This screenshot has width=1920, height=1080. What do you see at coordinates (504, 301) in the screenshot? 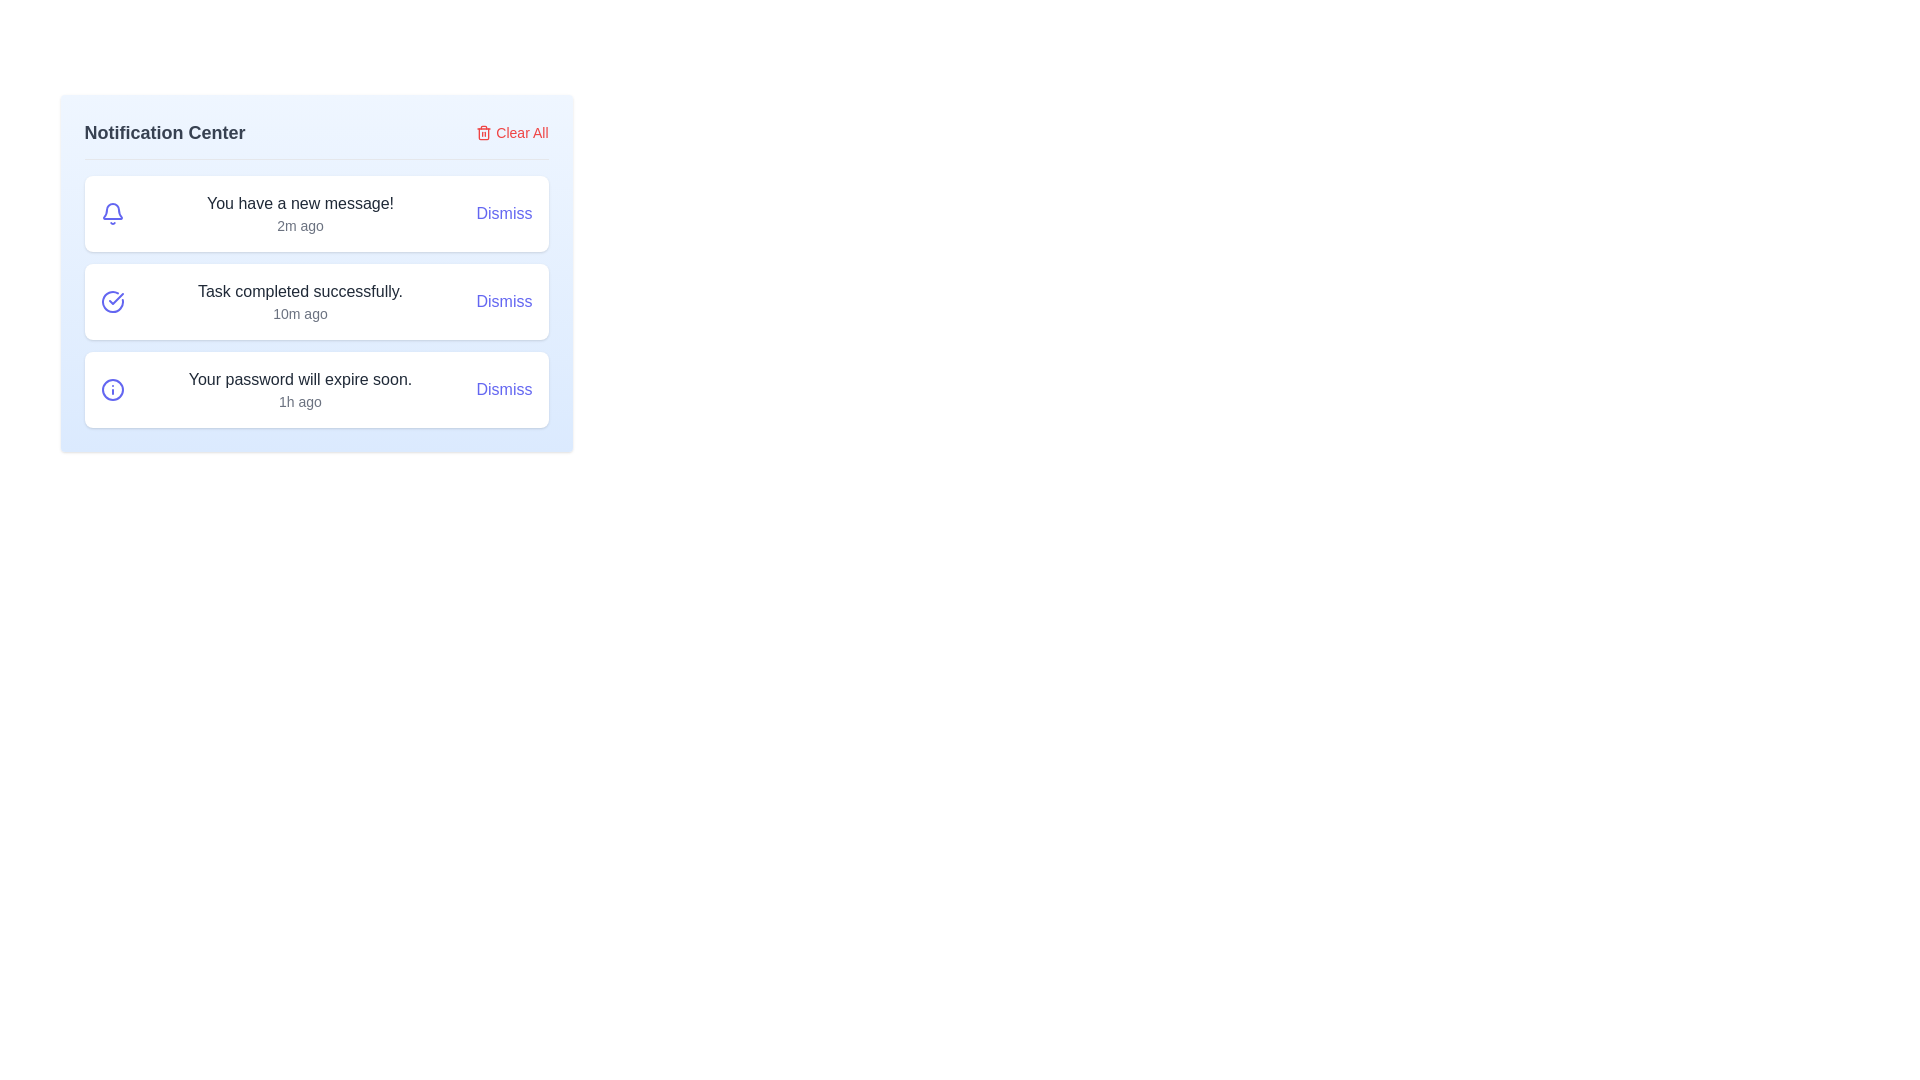
I see `the dismiss button for the notification titled 'Task completed successfully.'` at bounding box center [504, 301].